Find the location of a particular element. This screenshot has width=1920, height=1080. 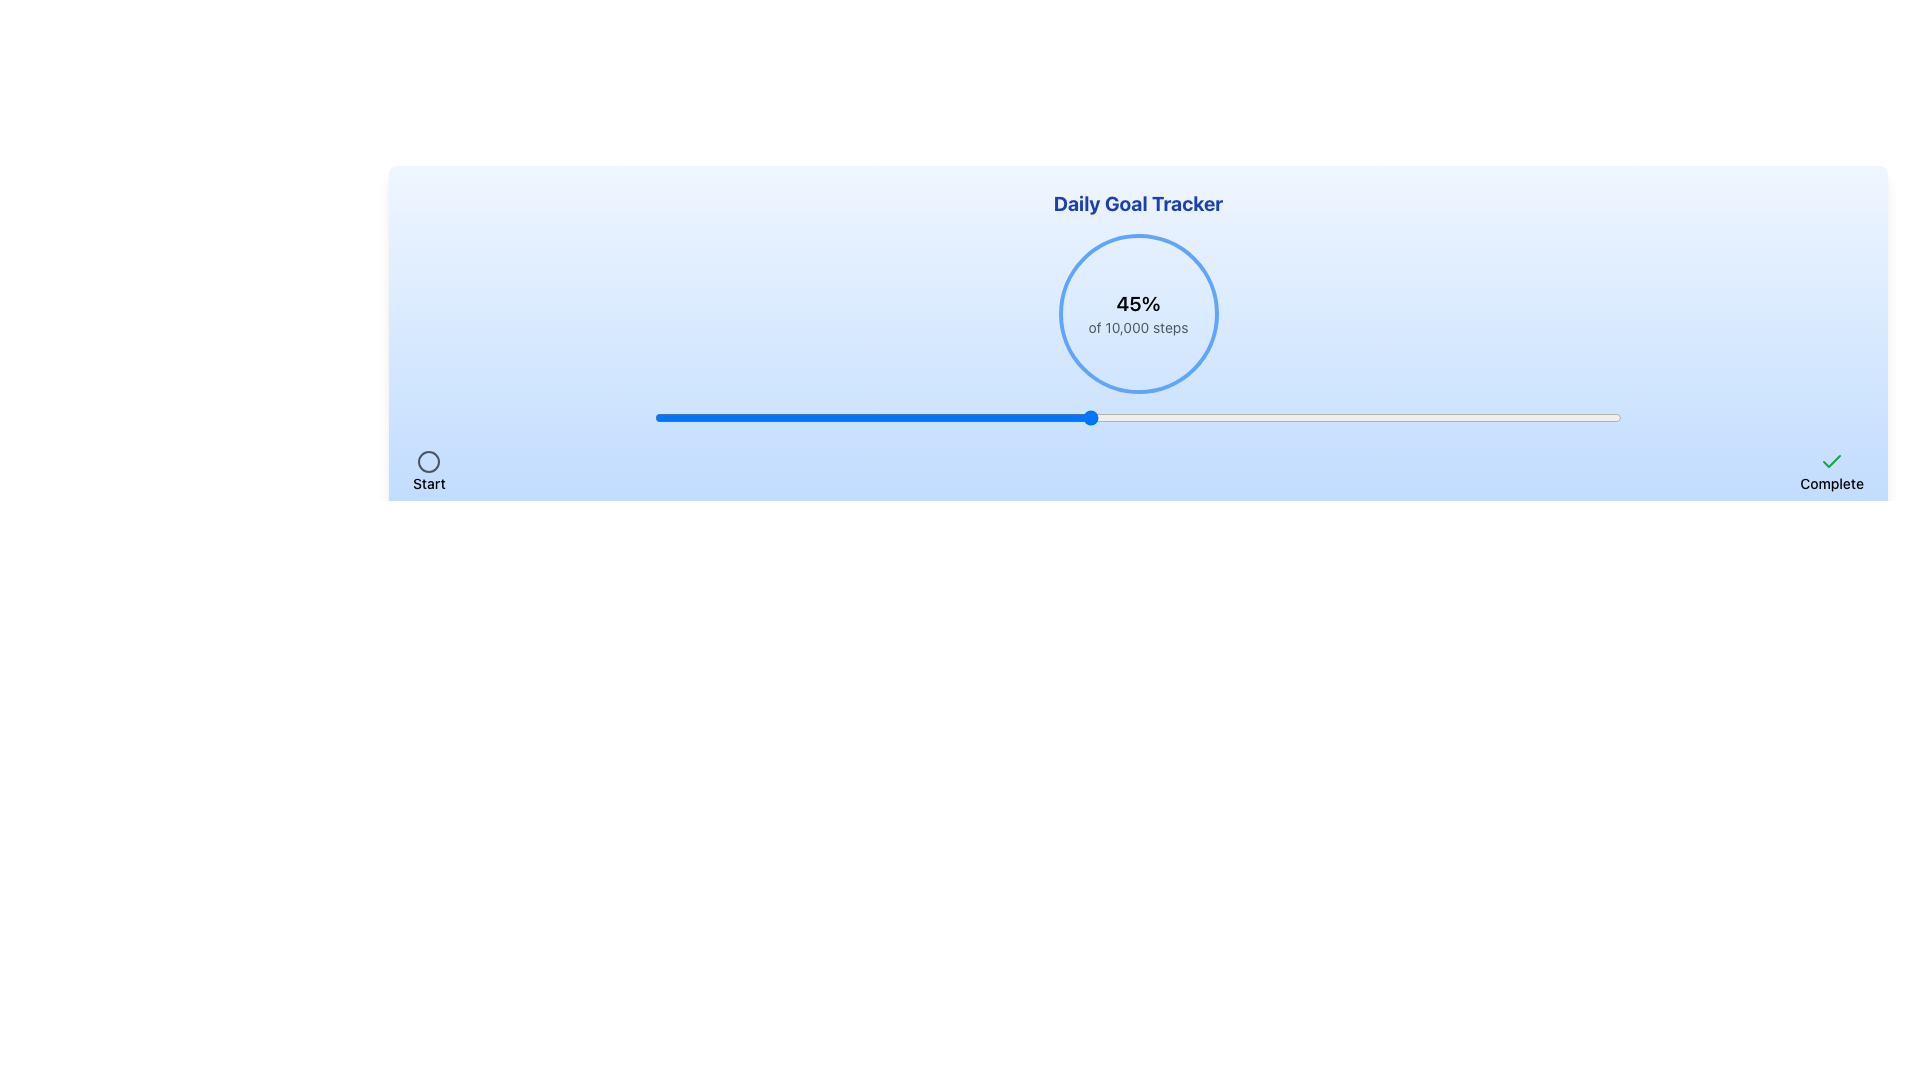

the status indicator element located at the bottom-right of the interface, which combines a label and a checkmark icon to indicate task completion is located at coordinates (1832, 471).